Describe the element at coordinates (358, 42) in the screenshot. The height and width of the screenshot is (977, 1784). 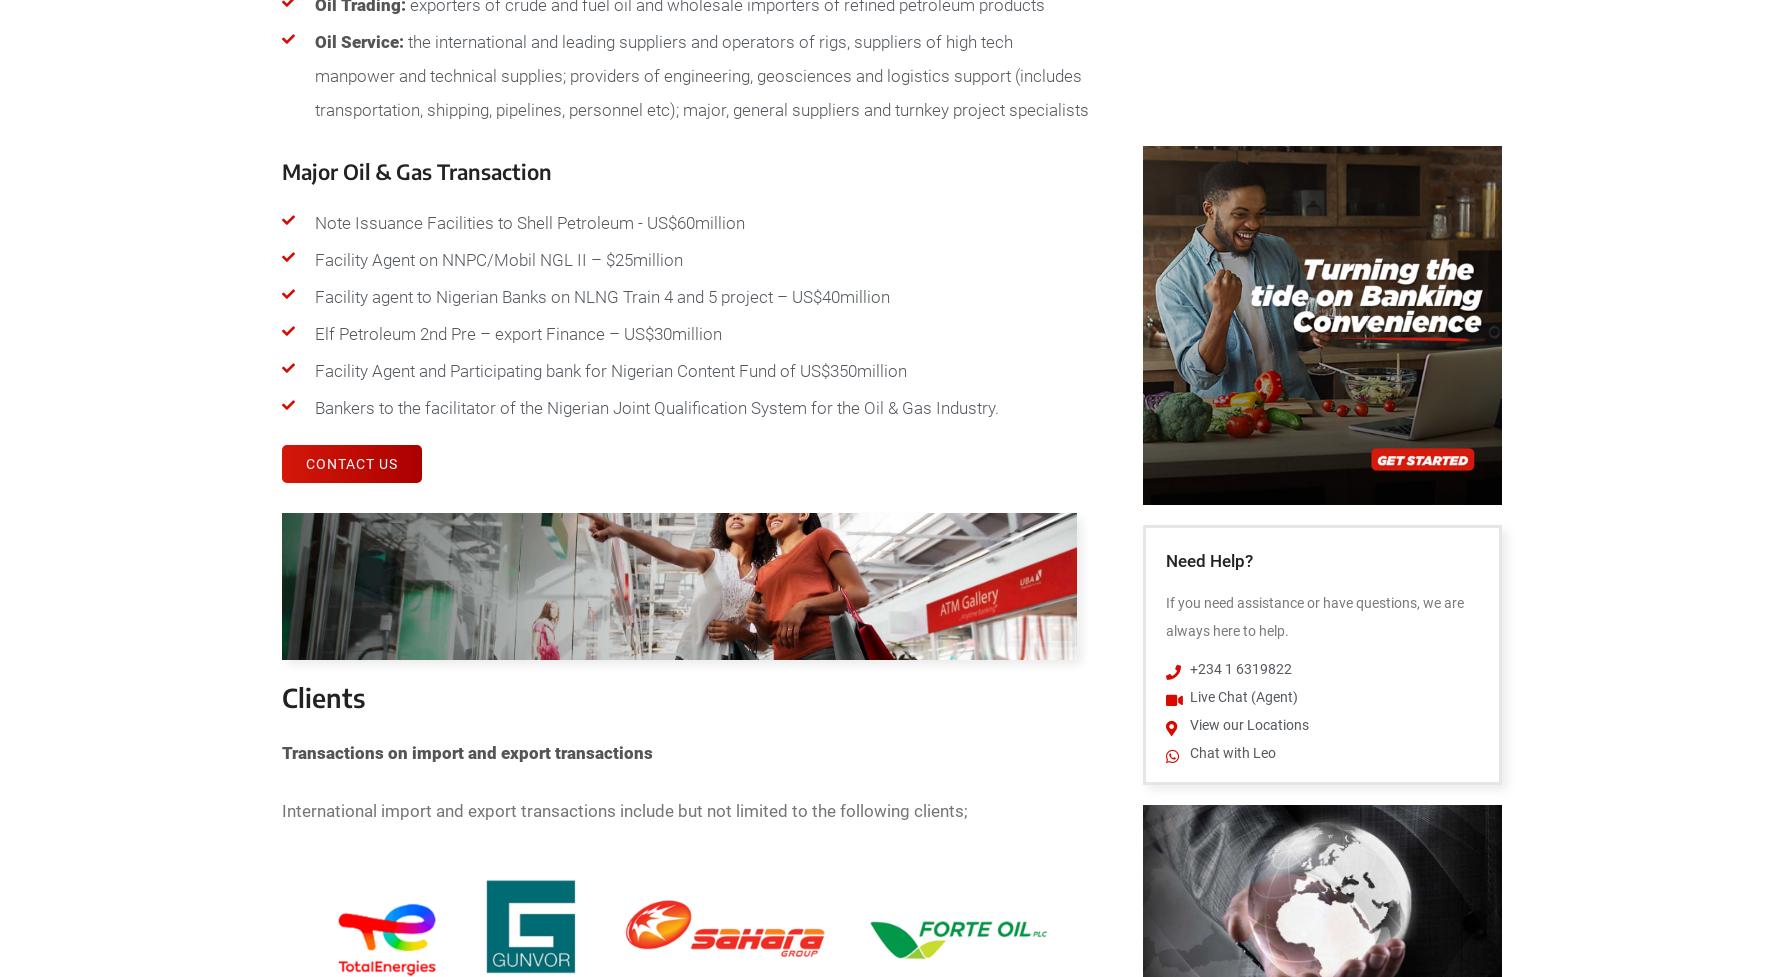
I see `'Oil Service:'` at that location.